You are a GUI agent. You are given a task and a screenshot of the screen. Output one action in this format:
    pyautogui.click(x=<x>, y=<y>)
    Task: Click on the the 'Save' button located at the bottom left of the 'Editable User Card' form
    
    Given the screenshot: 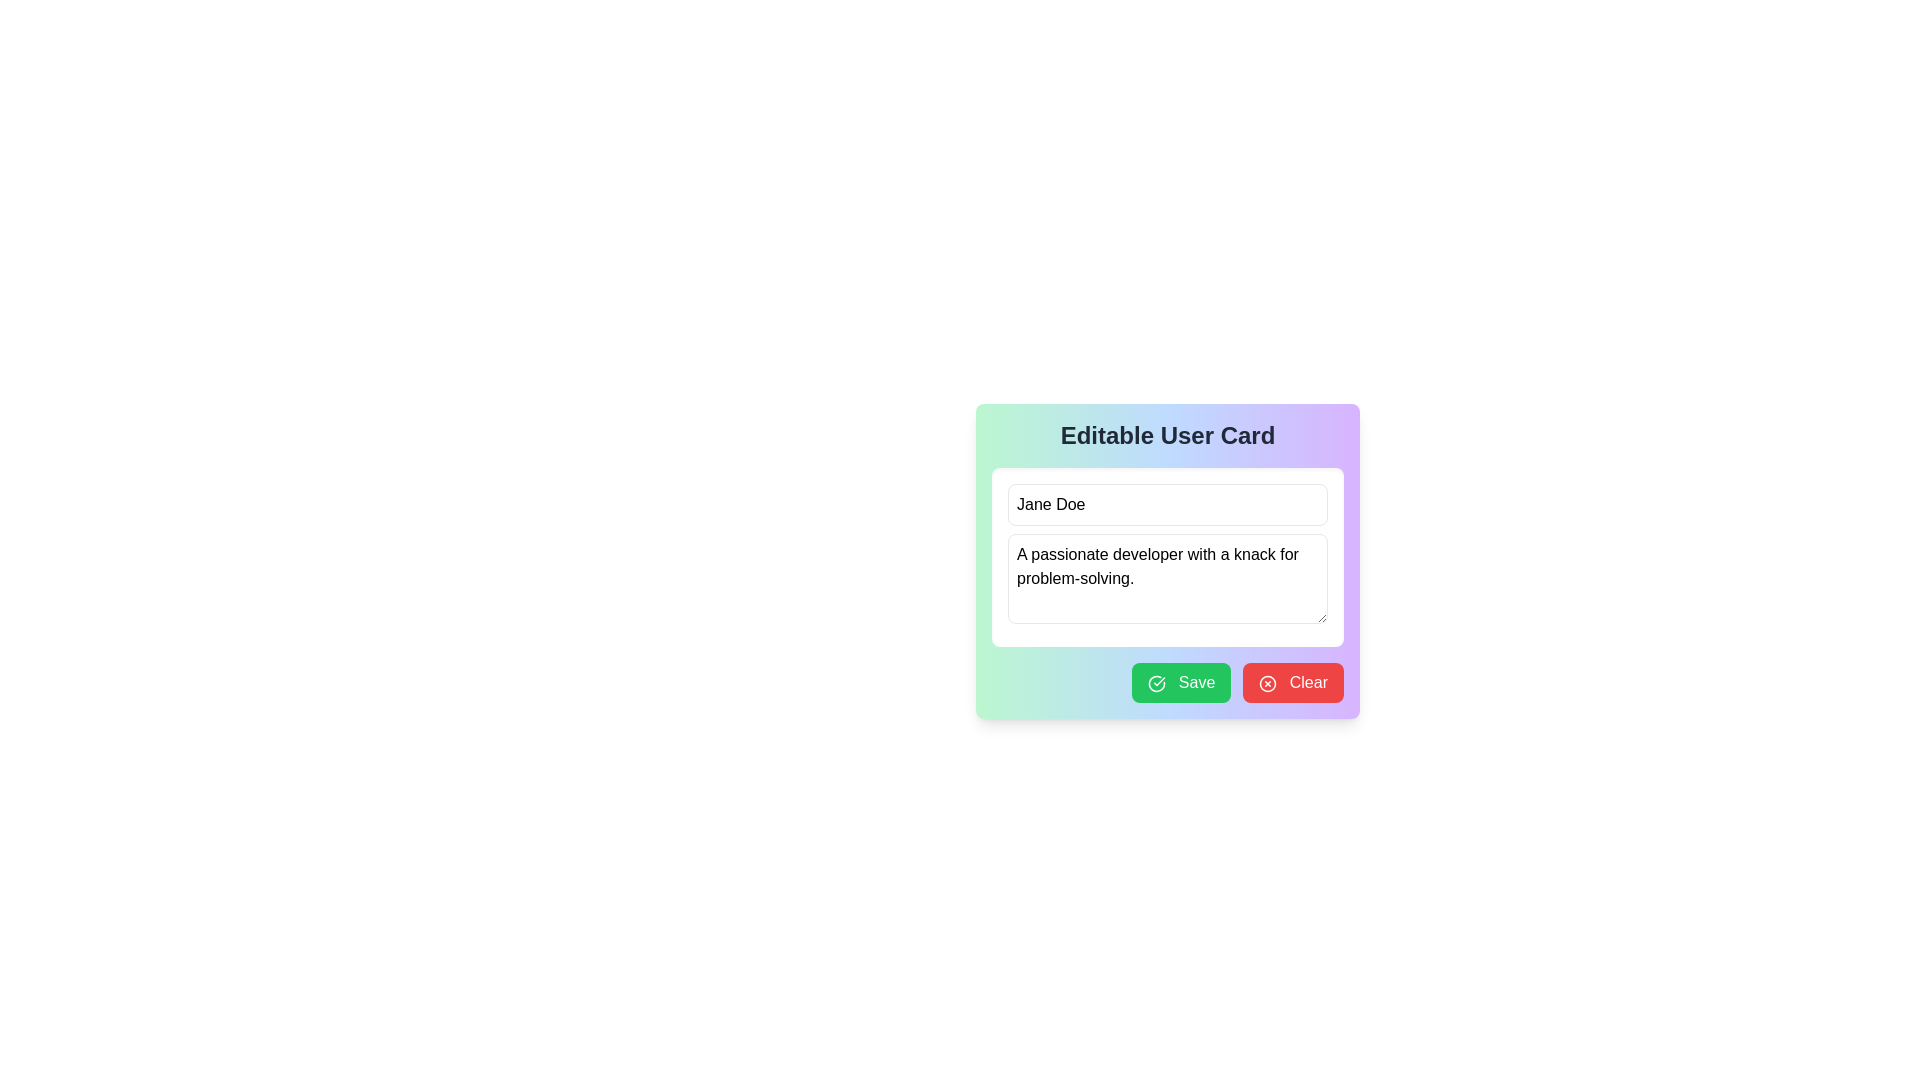 What is the action you would take?
    pyautogui.click(x=1181, y=681)
    